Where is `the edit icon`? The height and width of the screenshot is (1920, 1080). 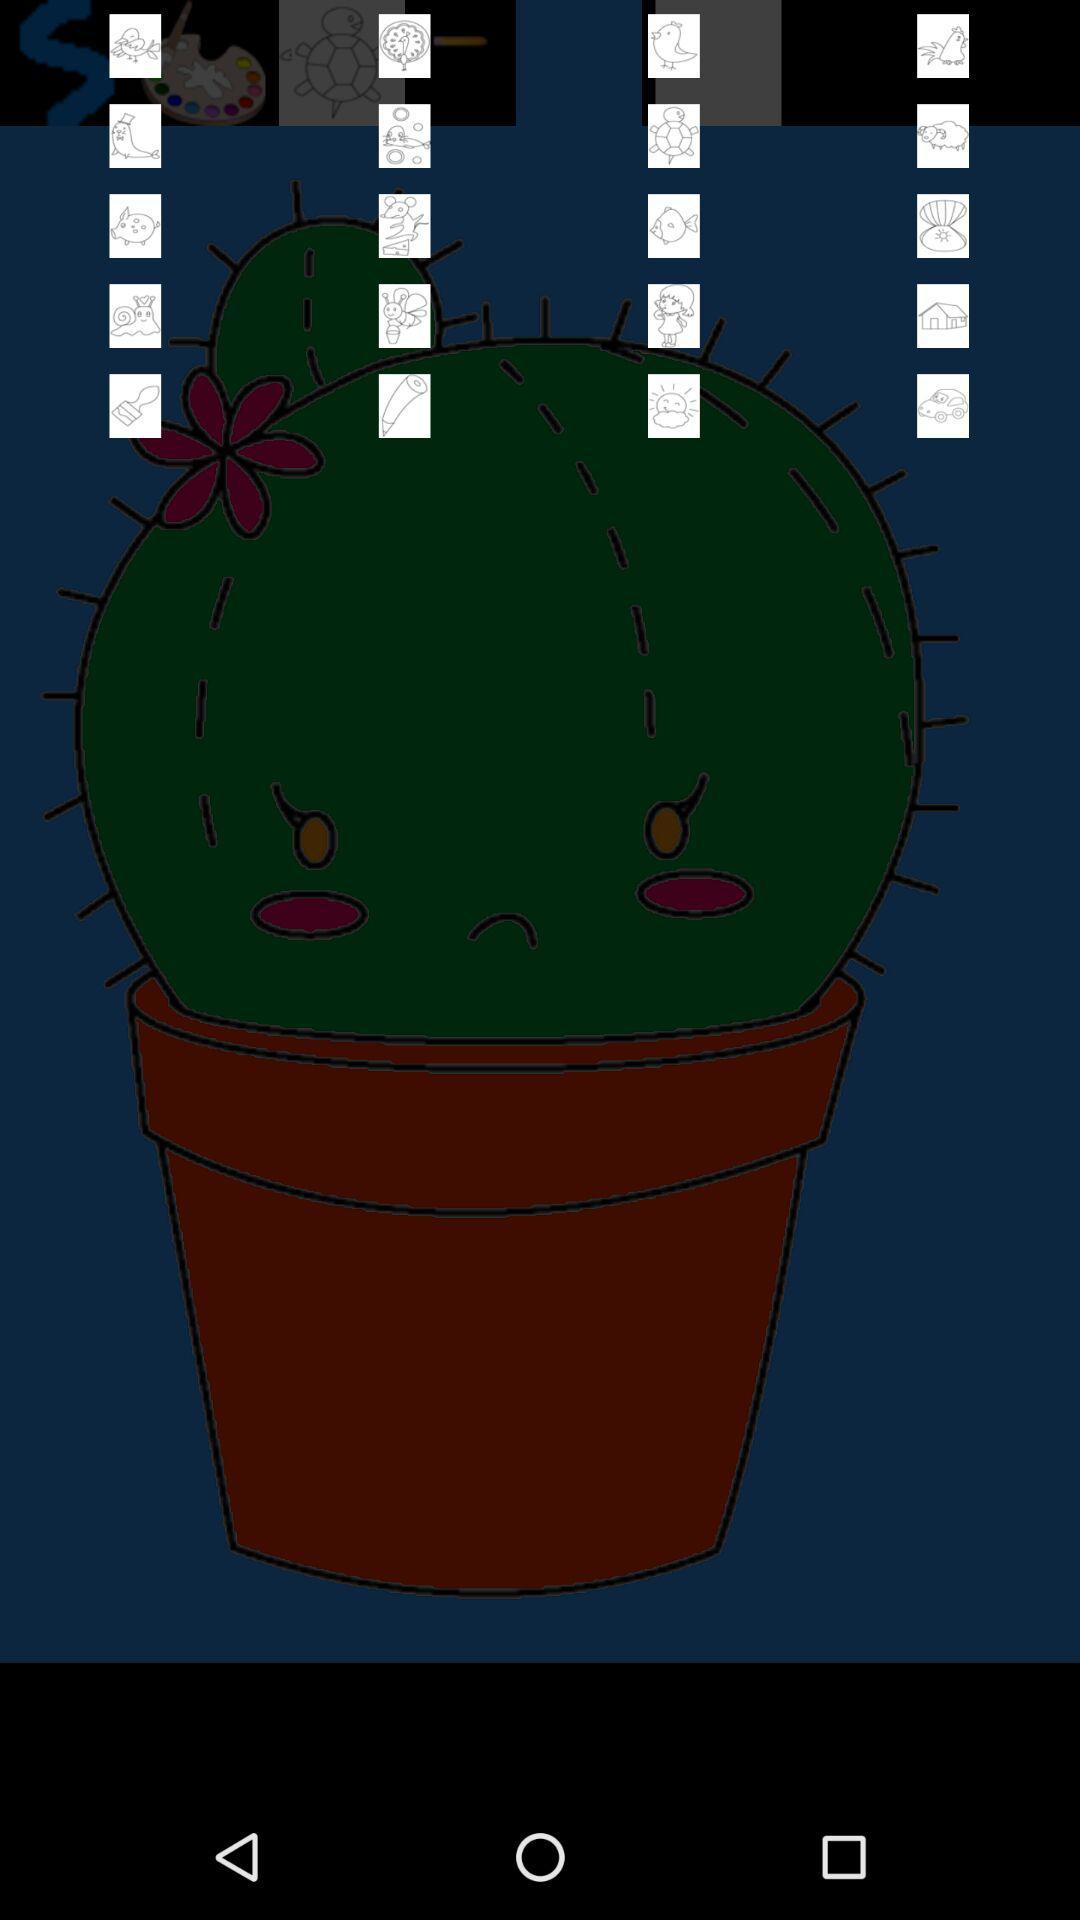
the edit icon is located at coordinates (404, 433).